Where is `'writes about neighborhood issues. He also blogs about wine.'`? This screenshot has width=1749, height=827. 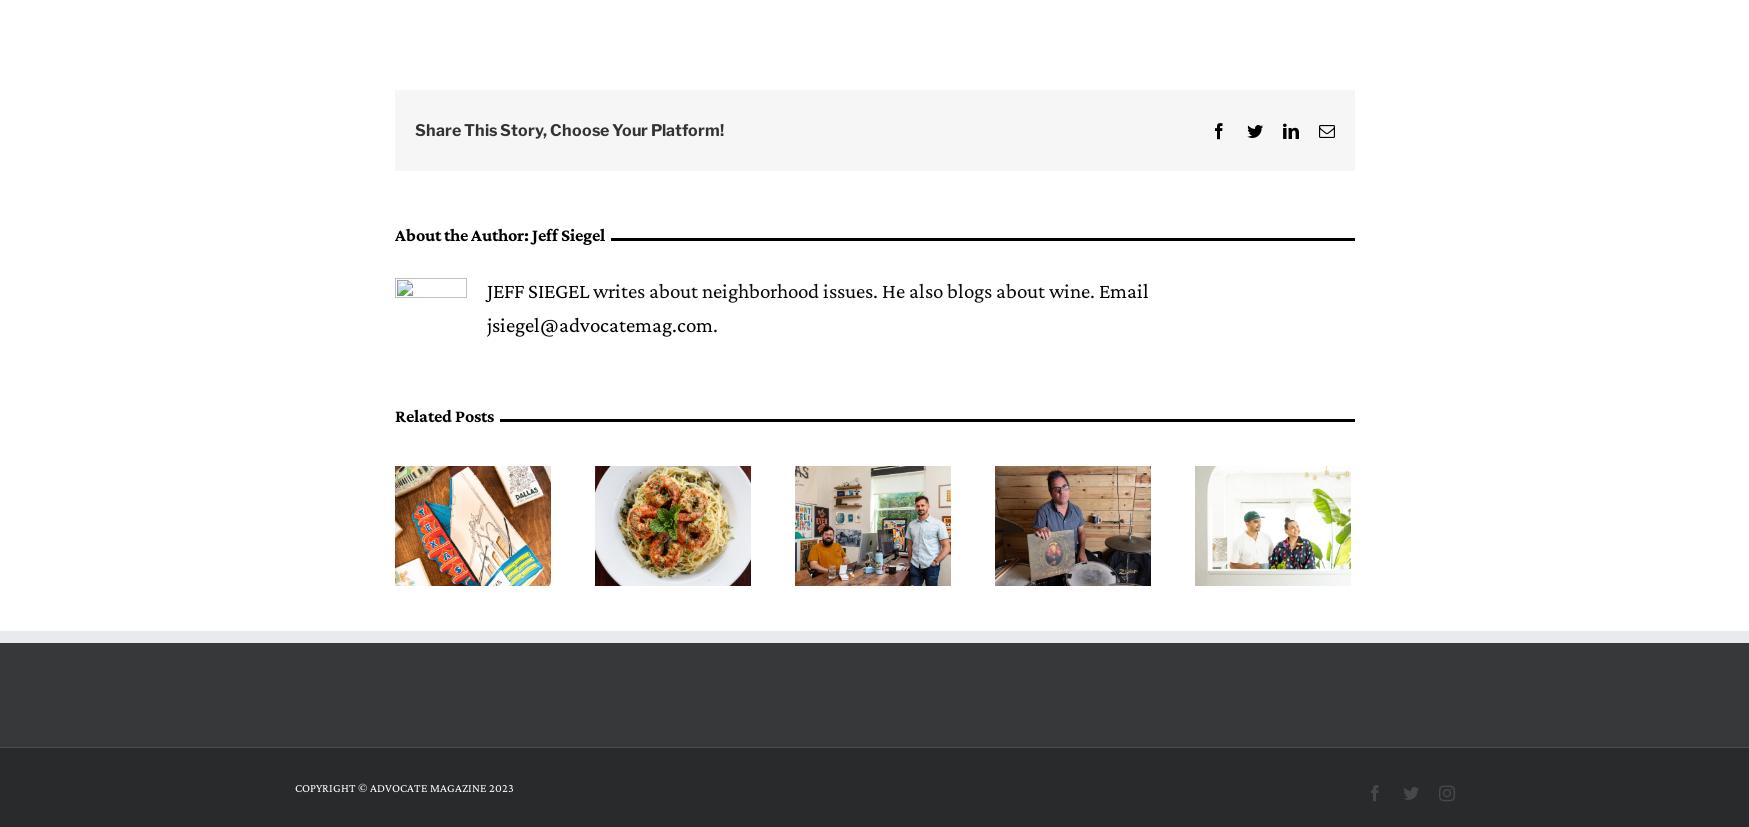 'writes about neighborhood issues. He also blogs about wine.' is located at coordinates (842, 290).